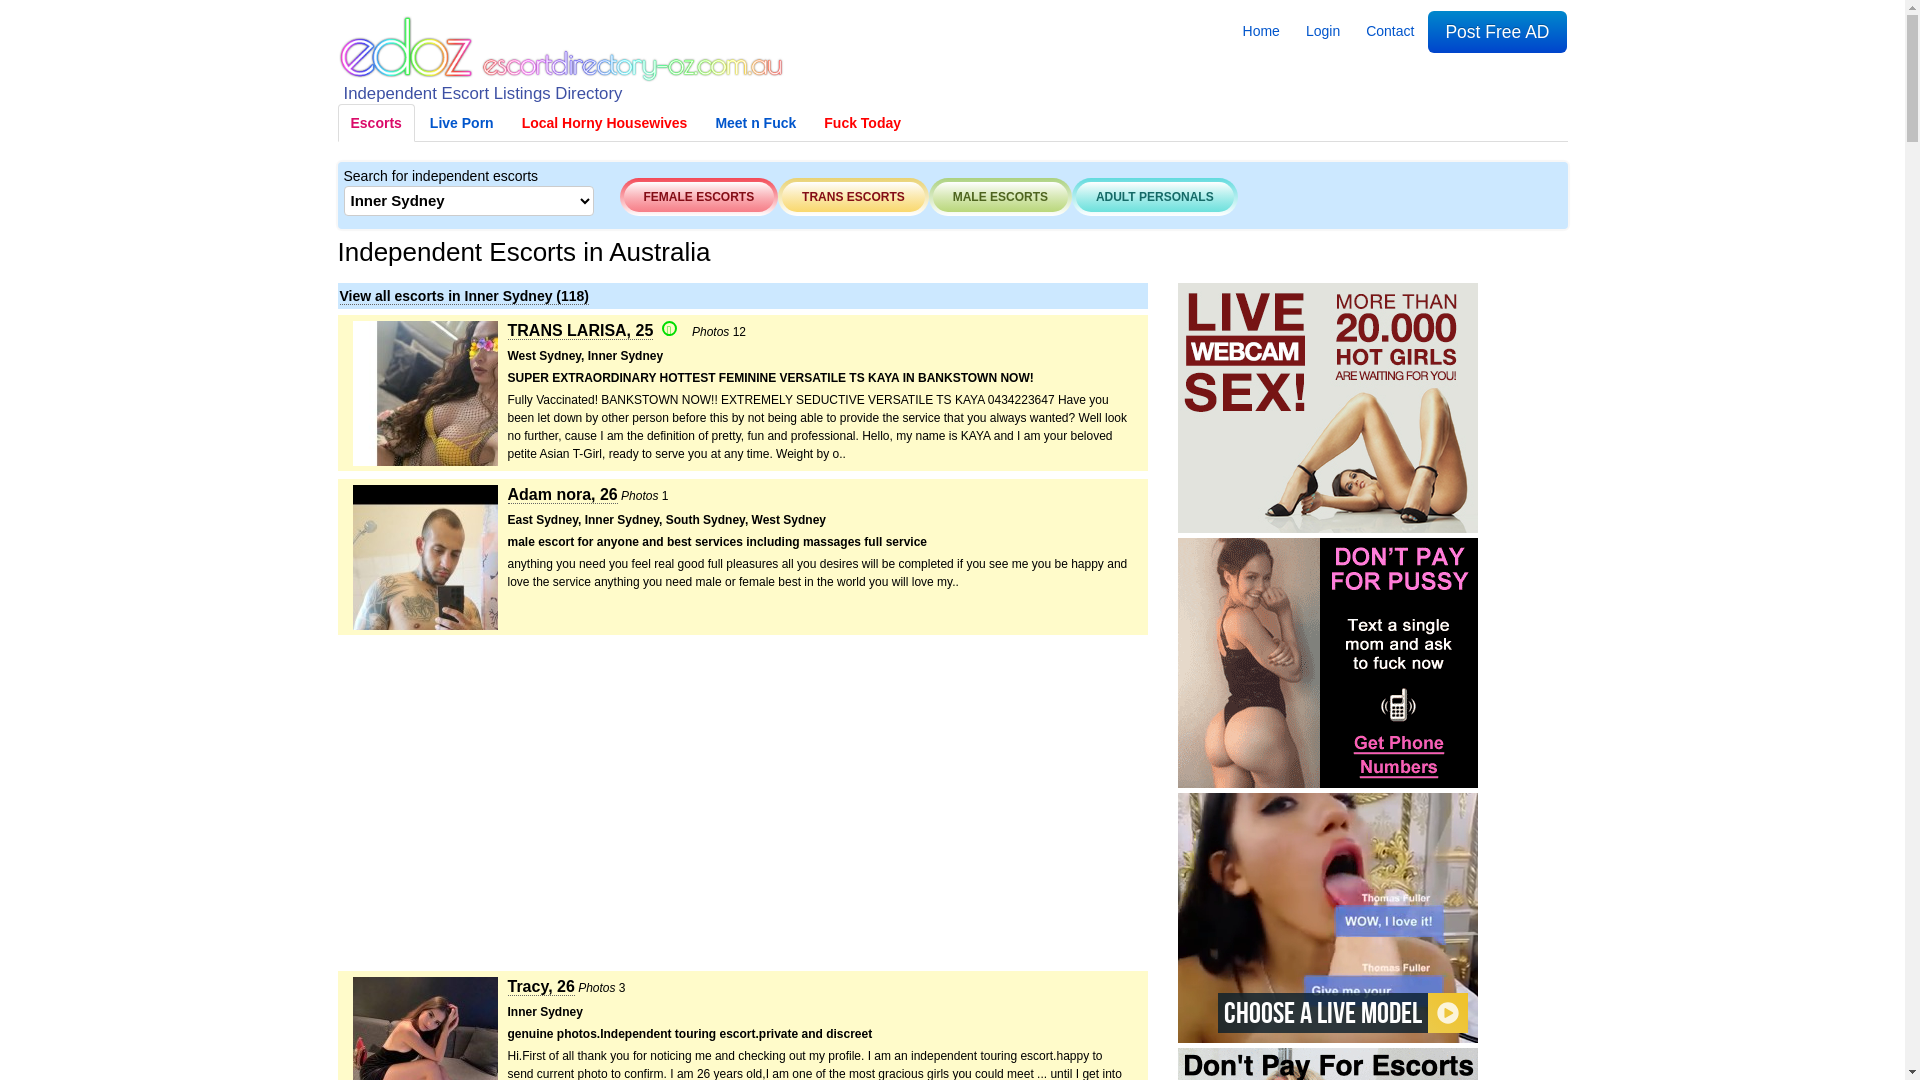  What do you see at coordinates (1229, 30) in the screenshot?
I see `'Home'` at bounding box center [1229, 30].